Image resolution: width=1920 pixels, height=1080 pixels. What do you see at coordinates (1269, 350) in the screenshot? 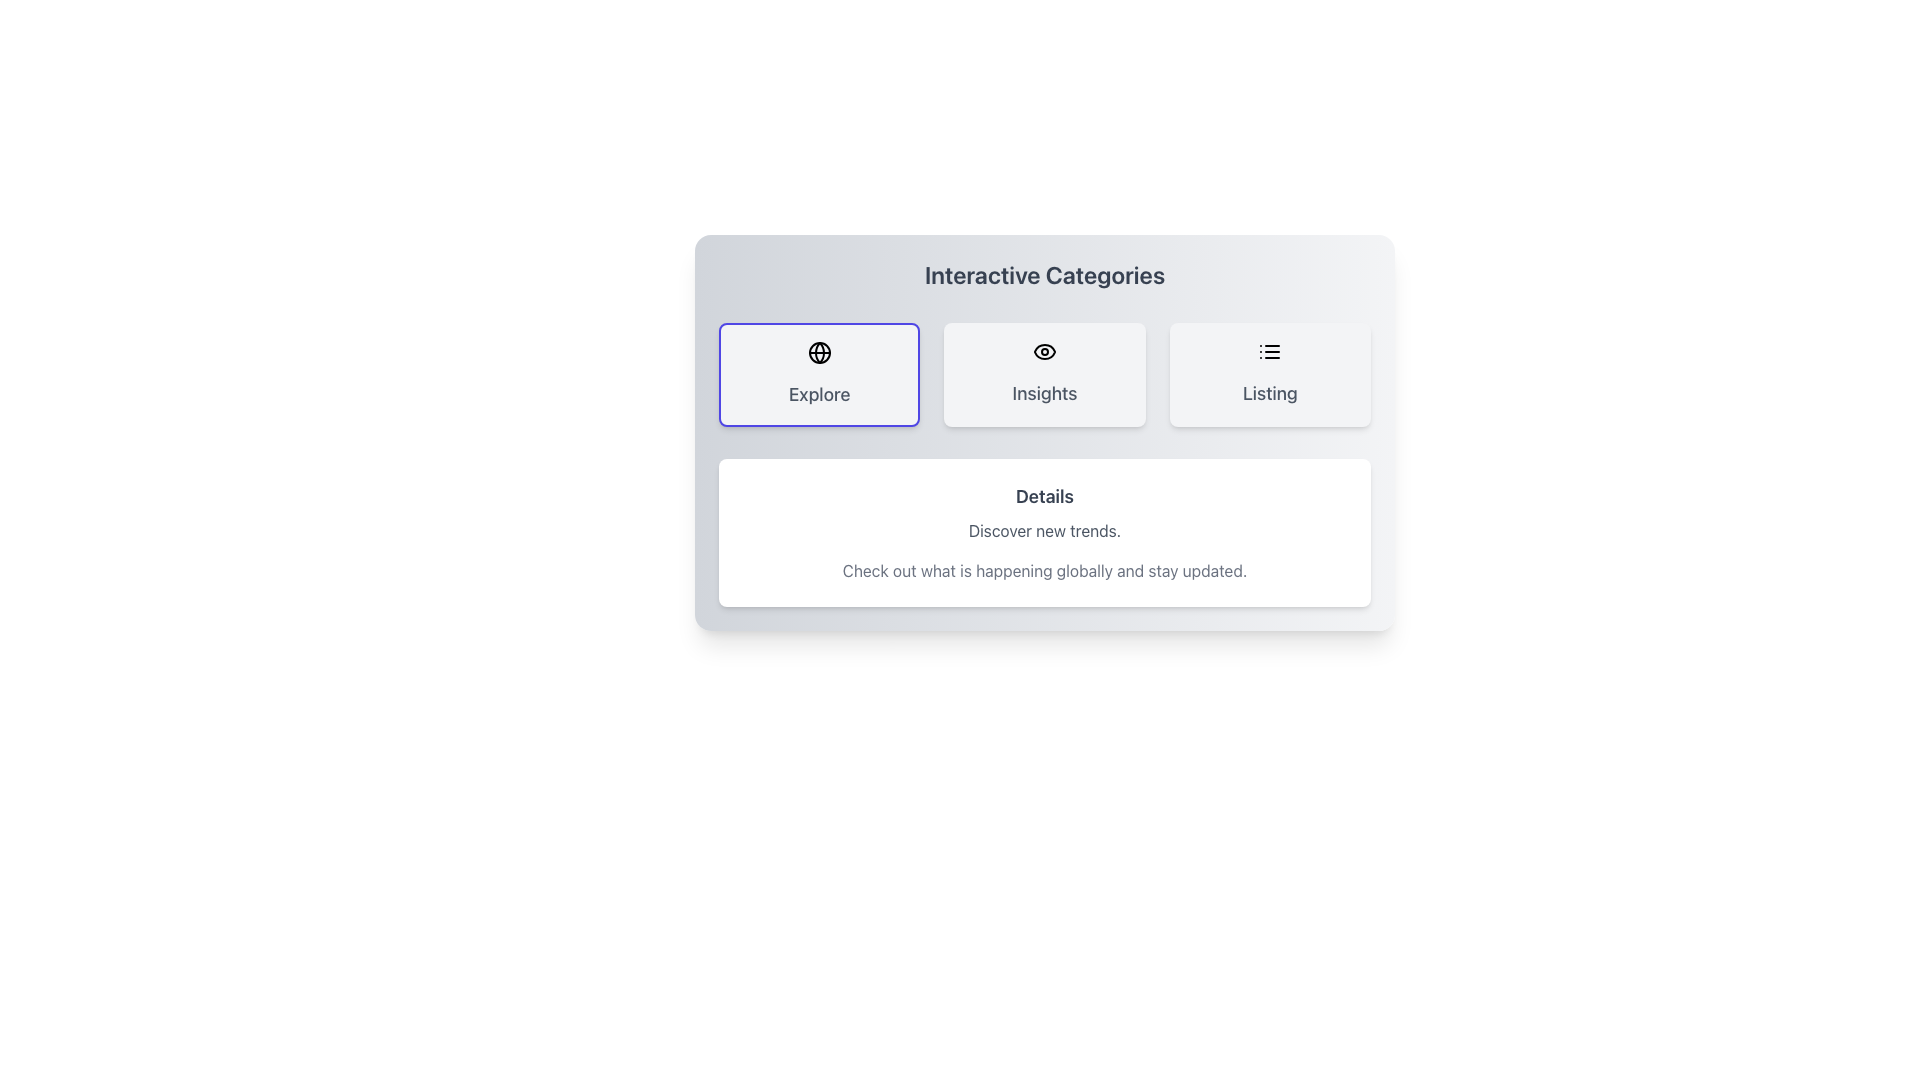
I see `the icon representing the 'Listing' feature, which is located at the upper center of the 'Listing' button, slightly above the text label 'Listing'` at bounding box center [1269, 350].